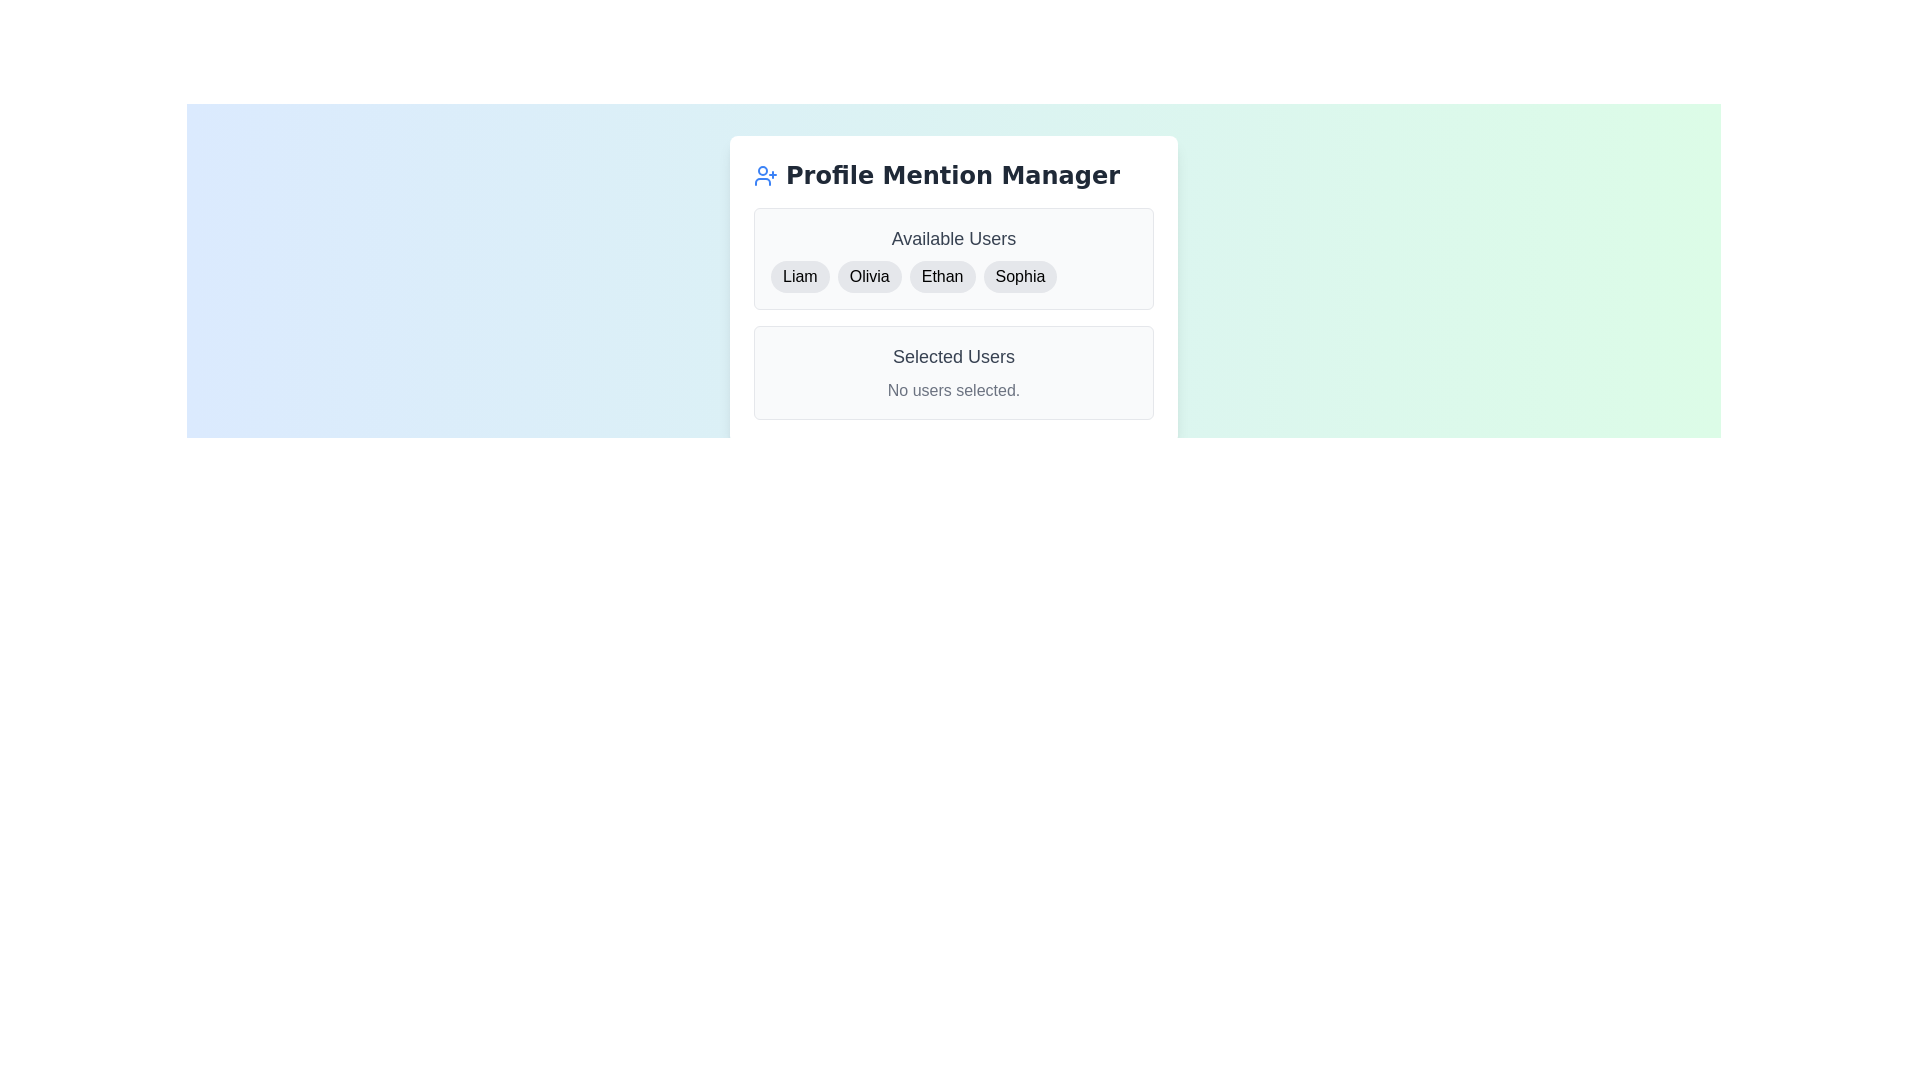 Image resolution: width=1920 pixels, height=1080 pixels. I want to click on the button representing the user 'Olivia' in the 'Available Users' section, so click(869, 277).